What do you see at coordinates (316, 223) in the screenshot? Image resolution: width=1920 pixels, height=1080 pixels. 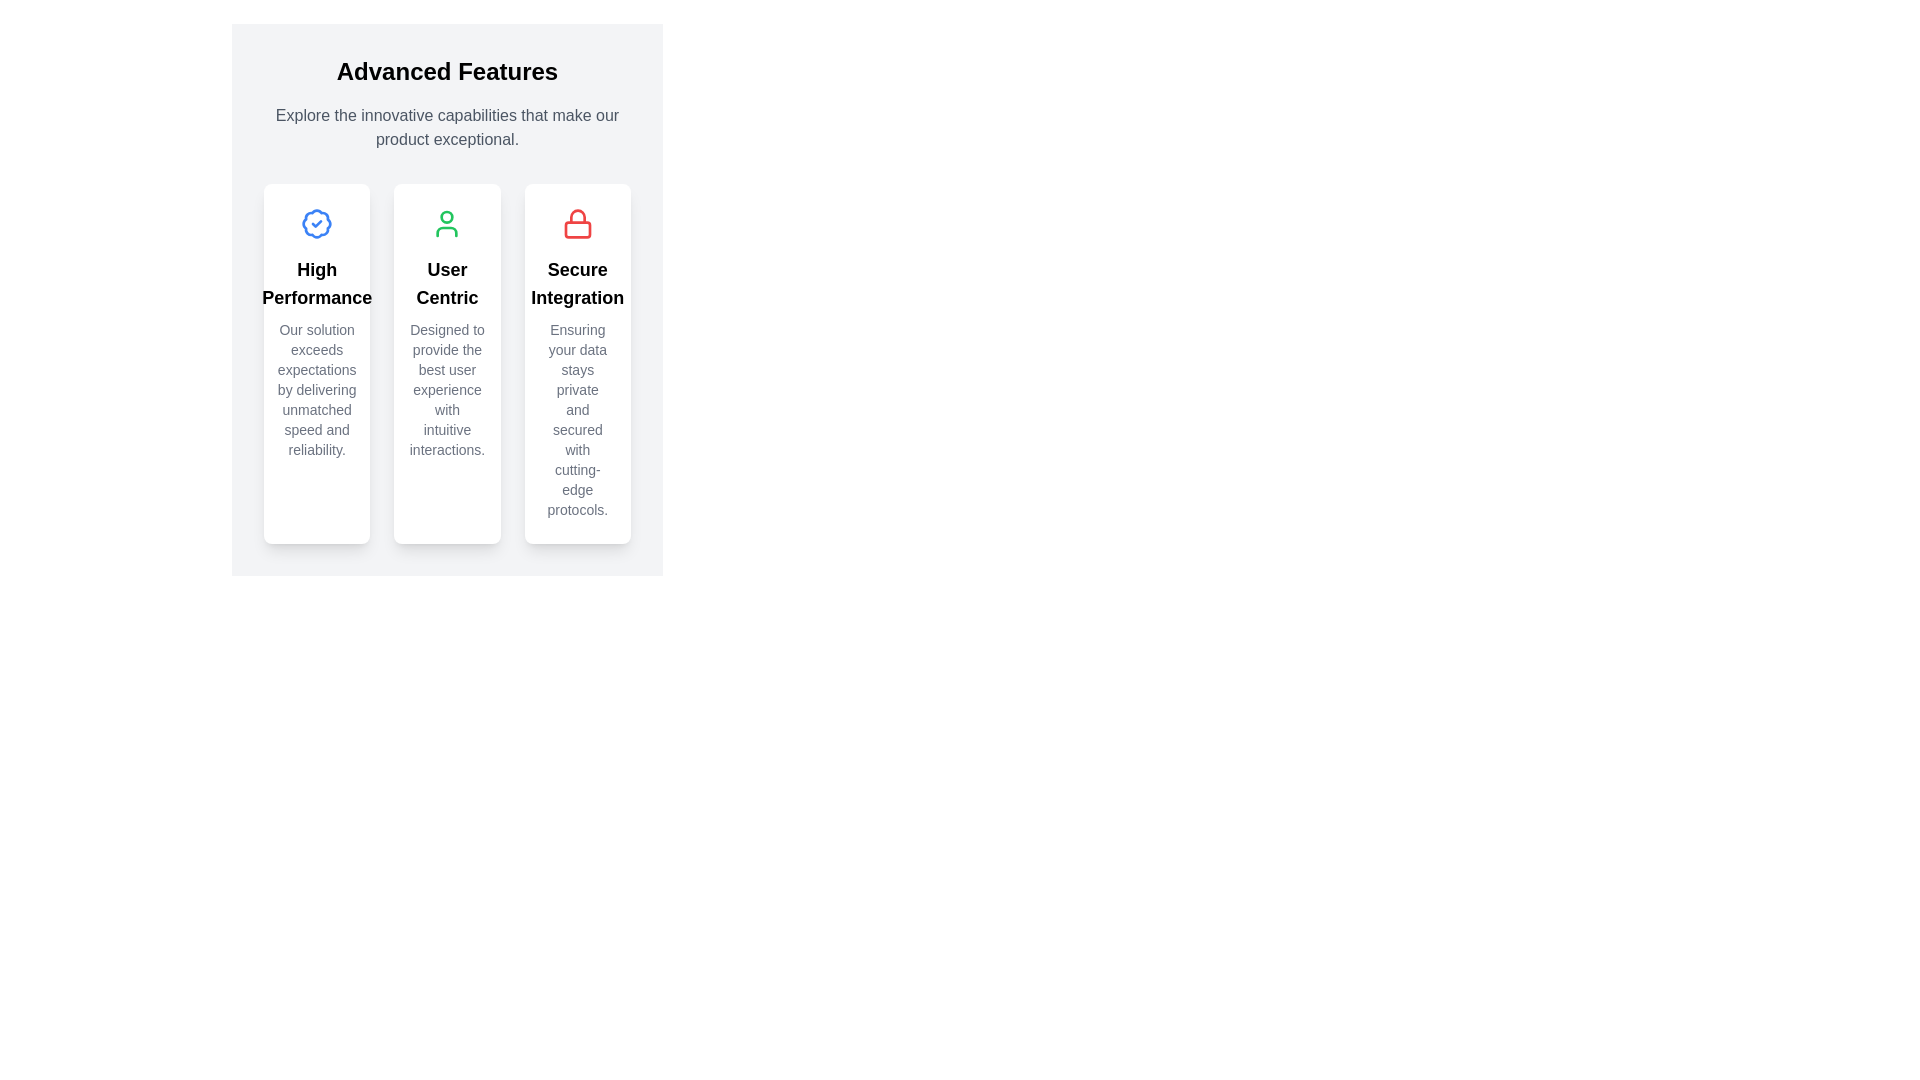 I see `the validation icon located at the top center of the leftmost 'High Performance' card` at bounding box center [316, 223].